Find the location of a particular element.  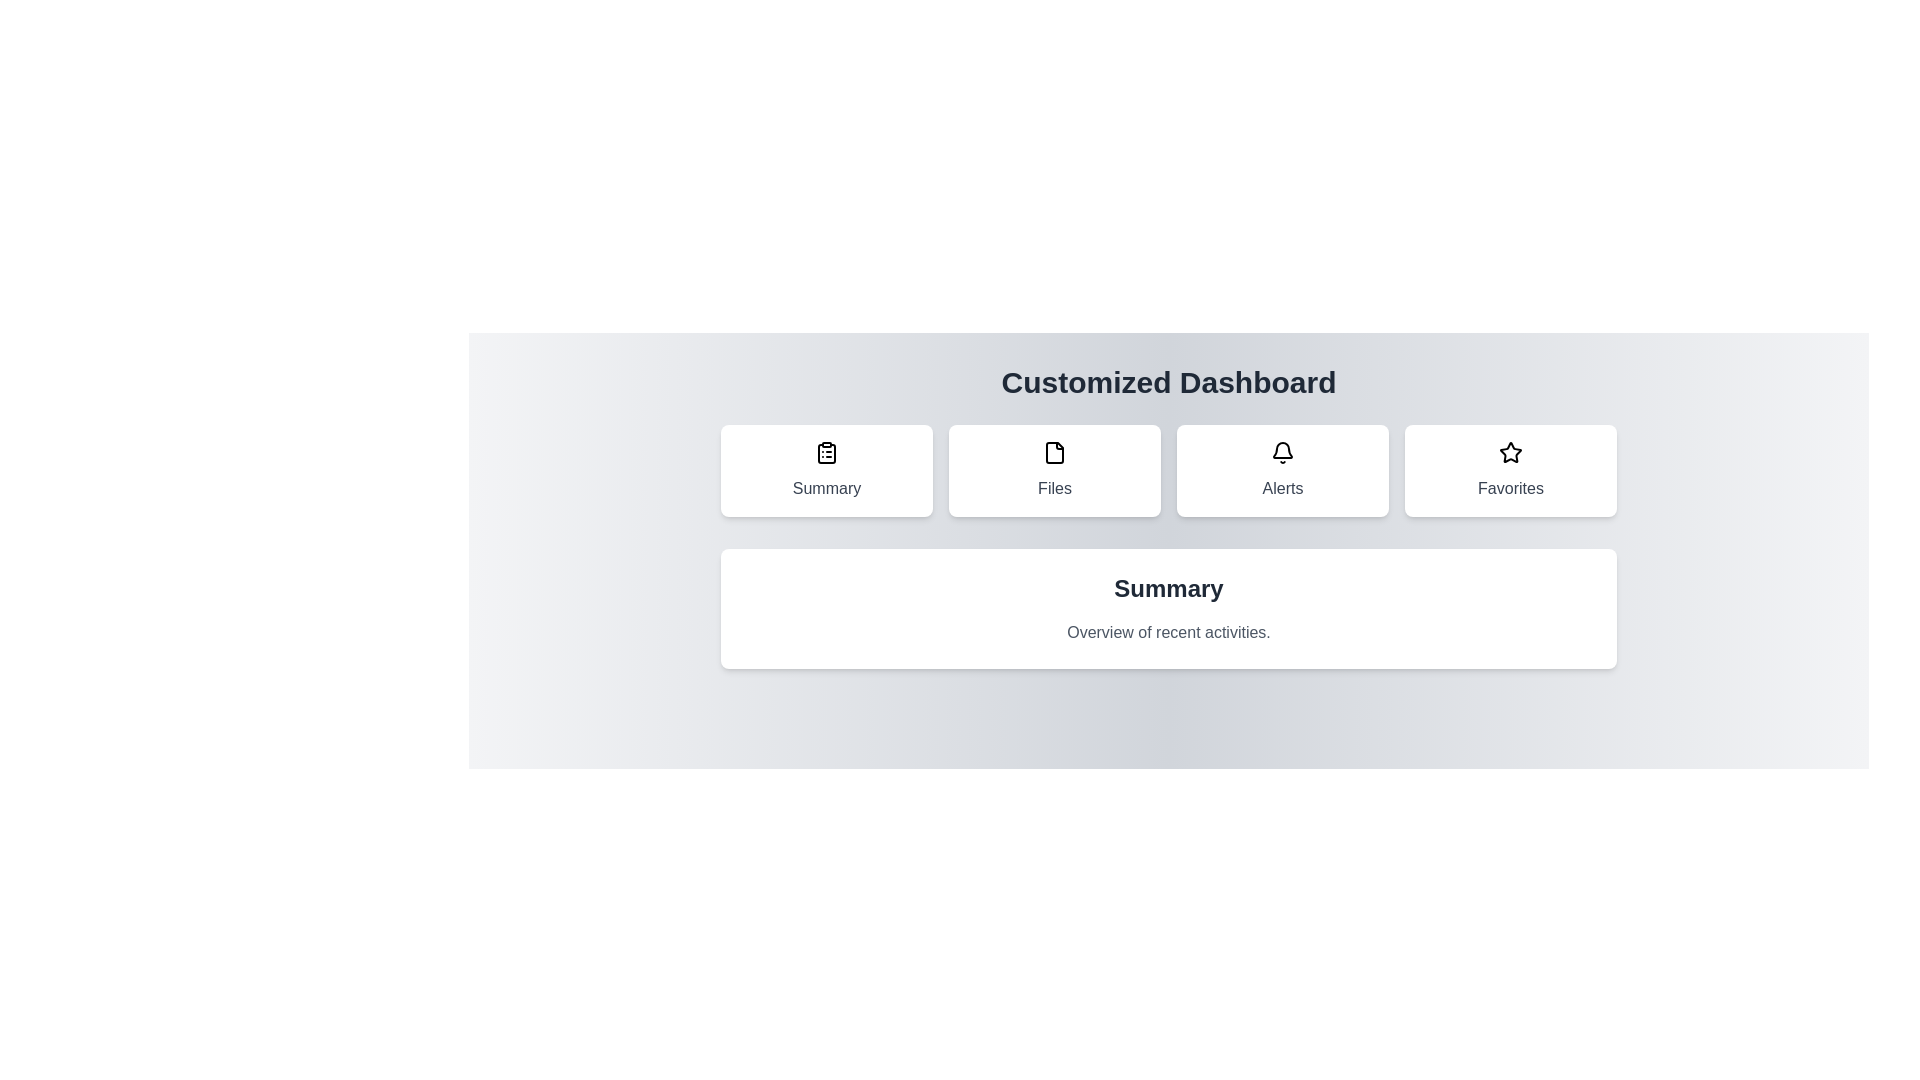

the 'Files' button is located at coordinates (1054, 470).